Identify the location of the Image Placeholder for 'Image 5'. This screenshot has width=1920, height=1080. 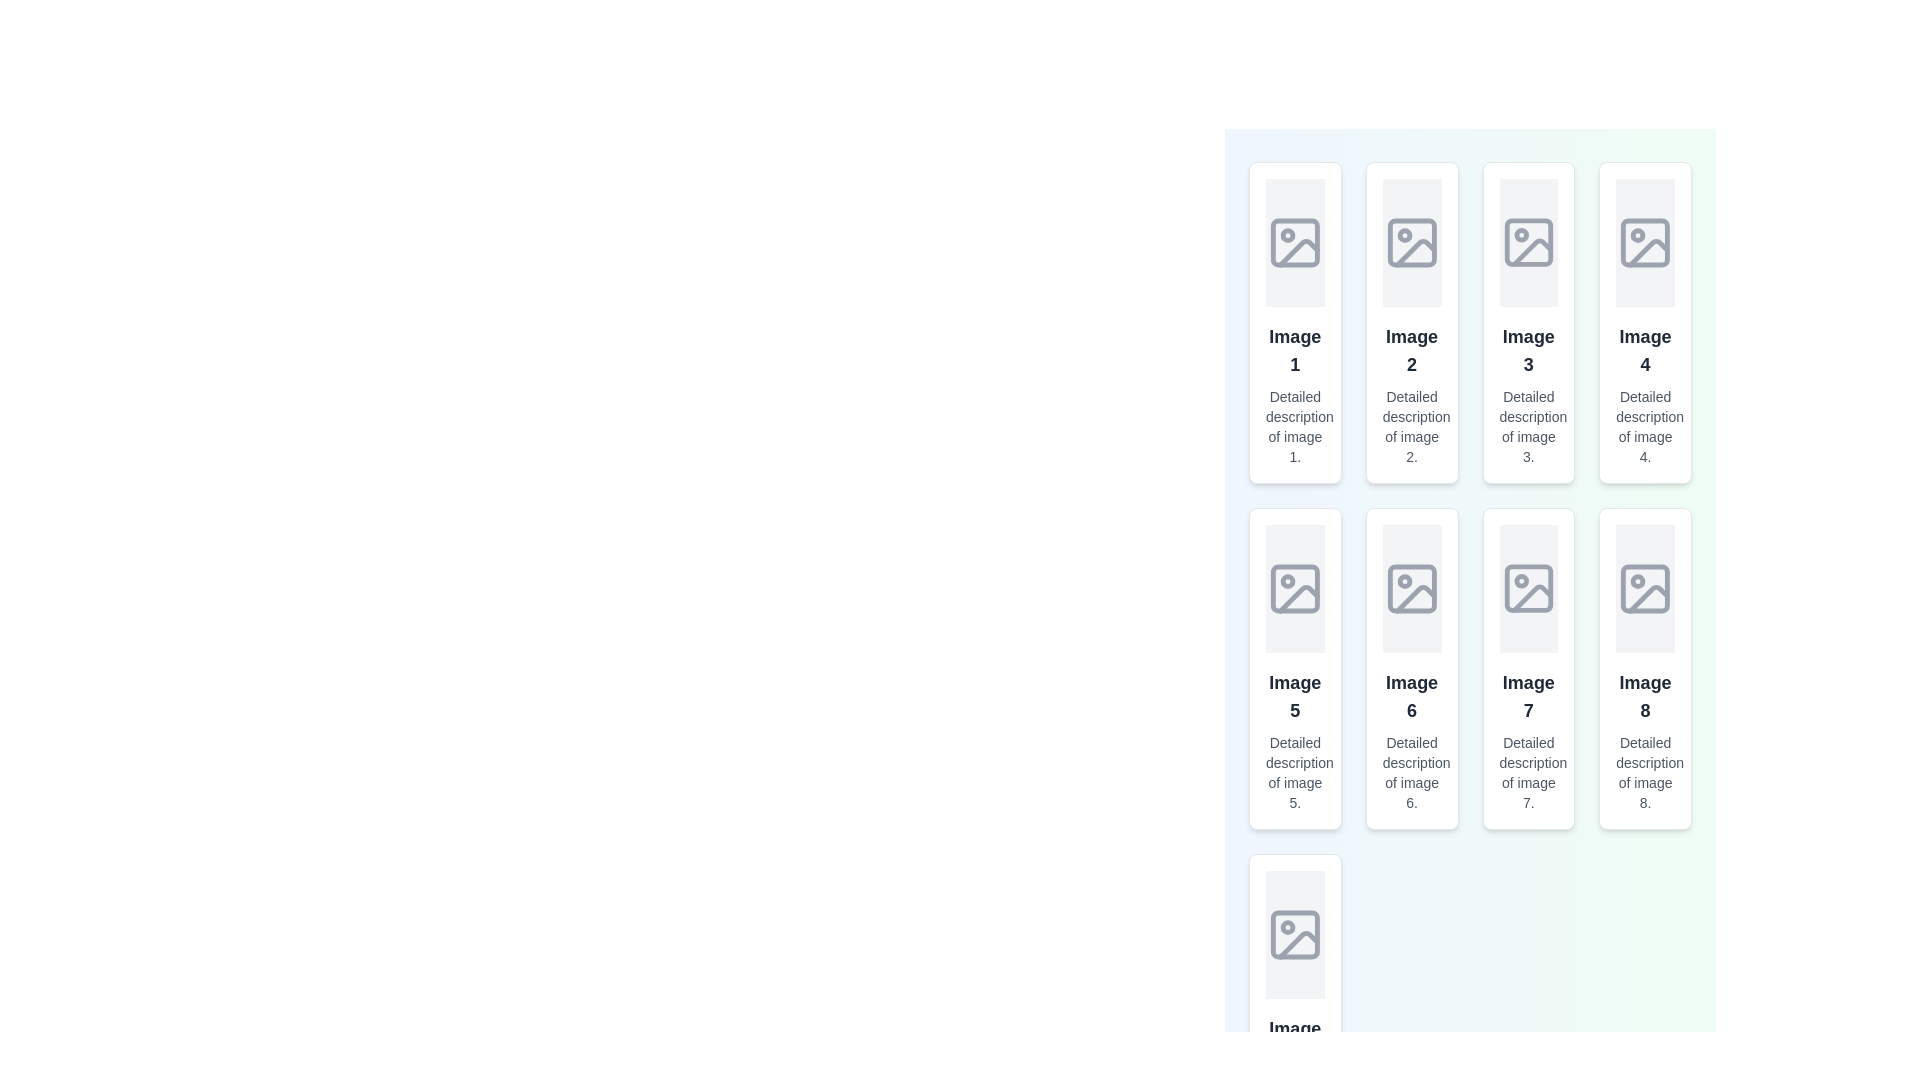
(1295, 588).